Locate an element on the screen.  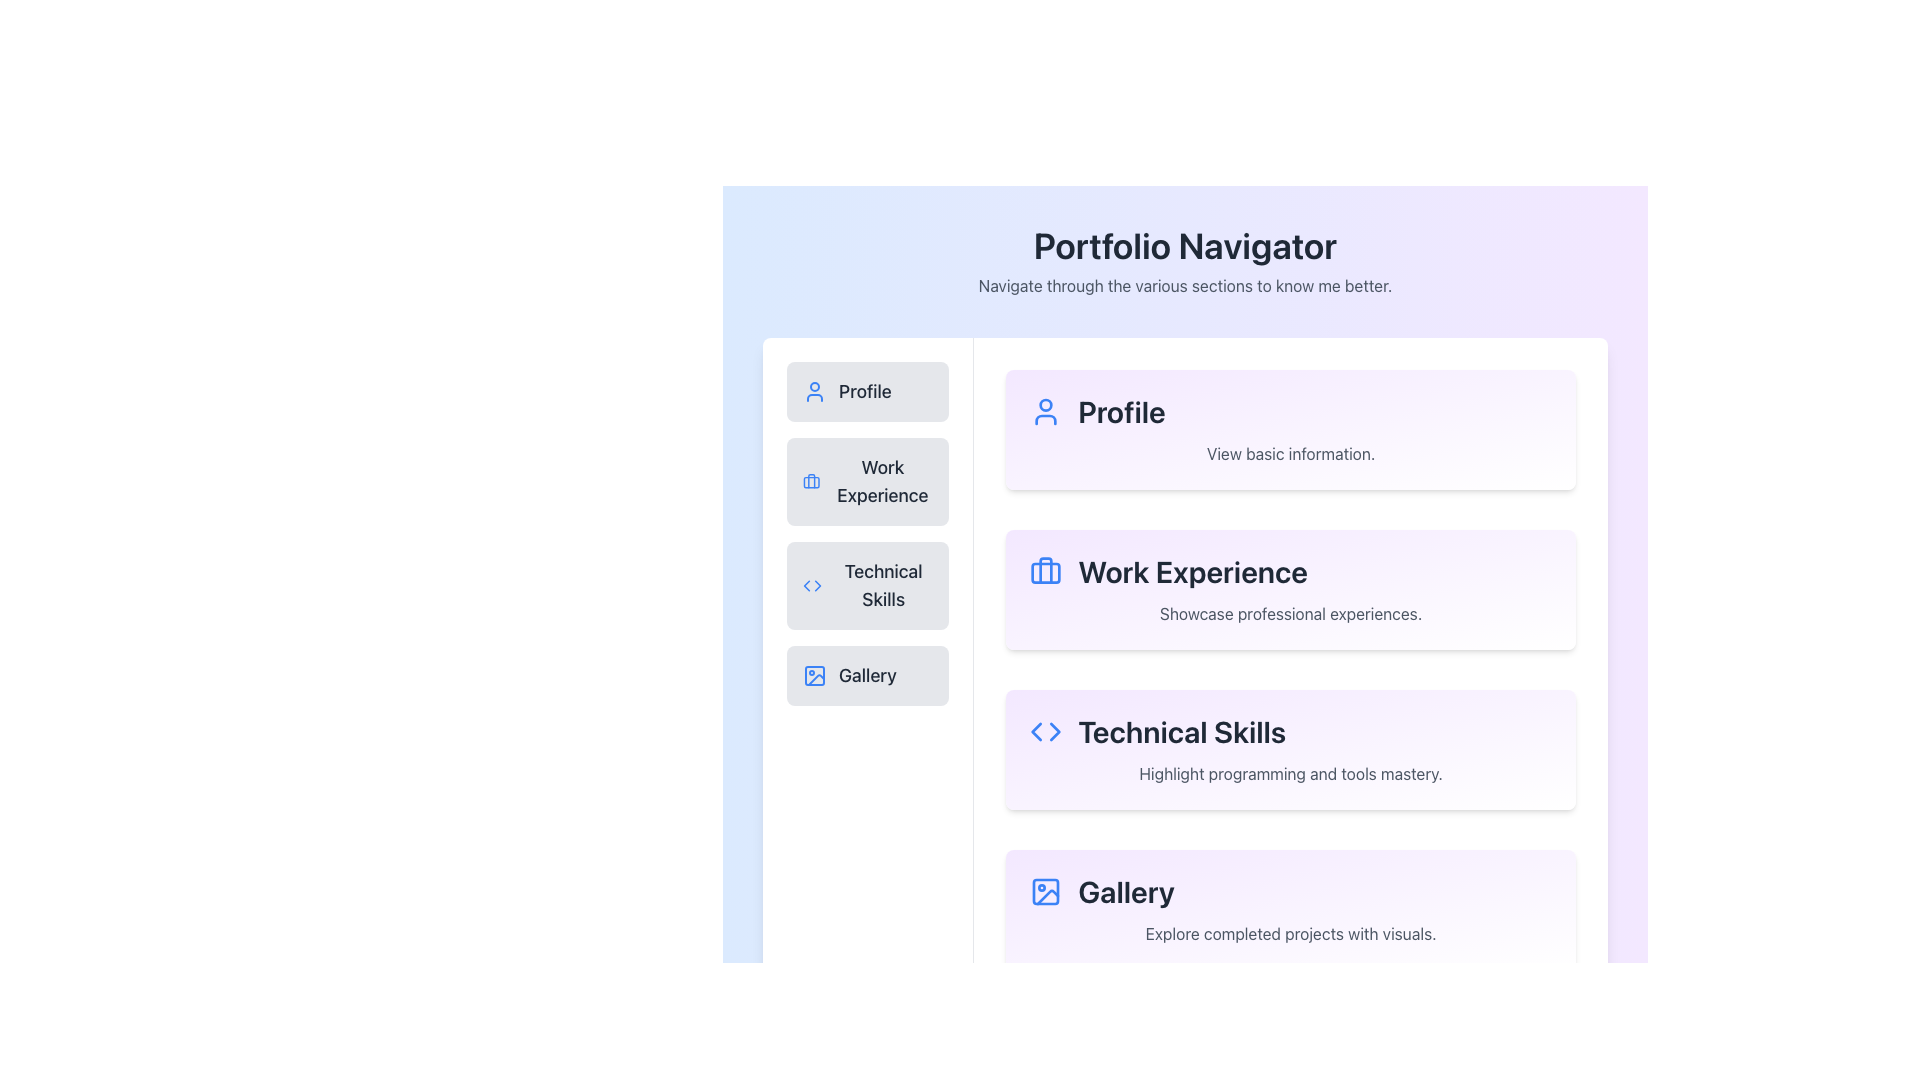
the descriptive subtitle text block located below the 'Work Experience' heading is located at coordinates (1291, 612).